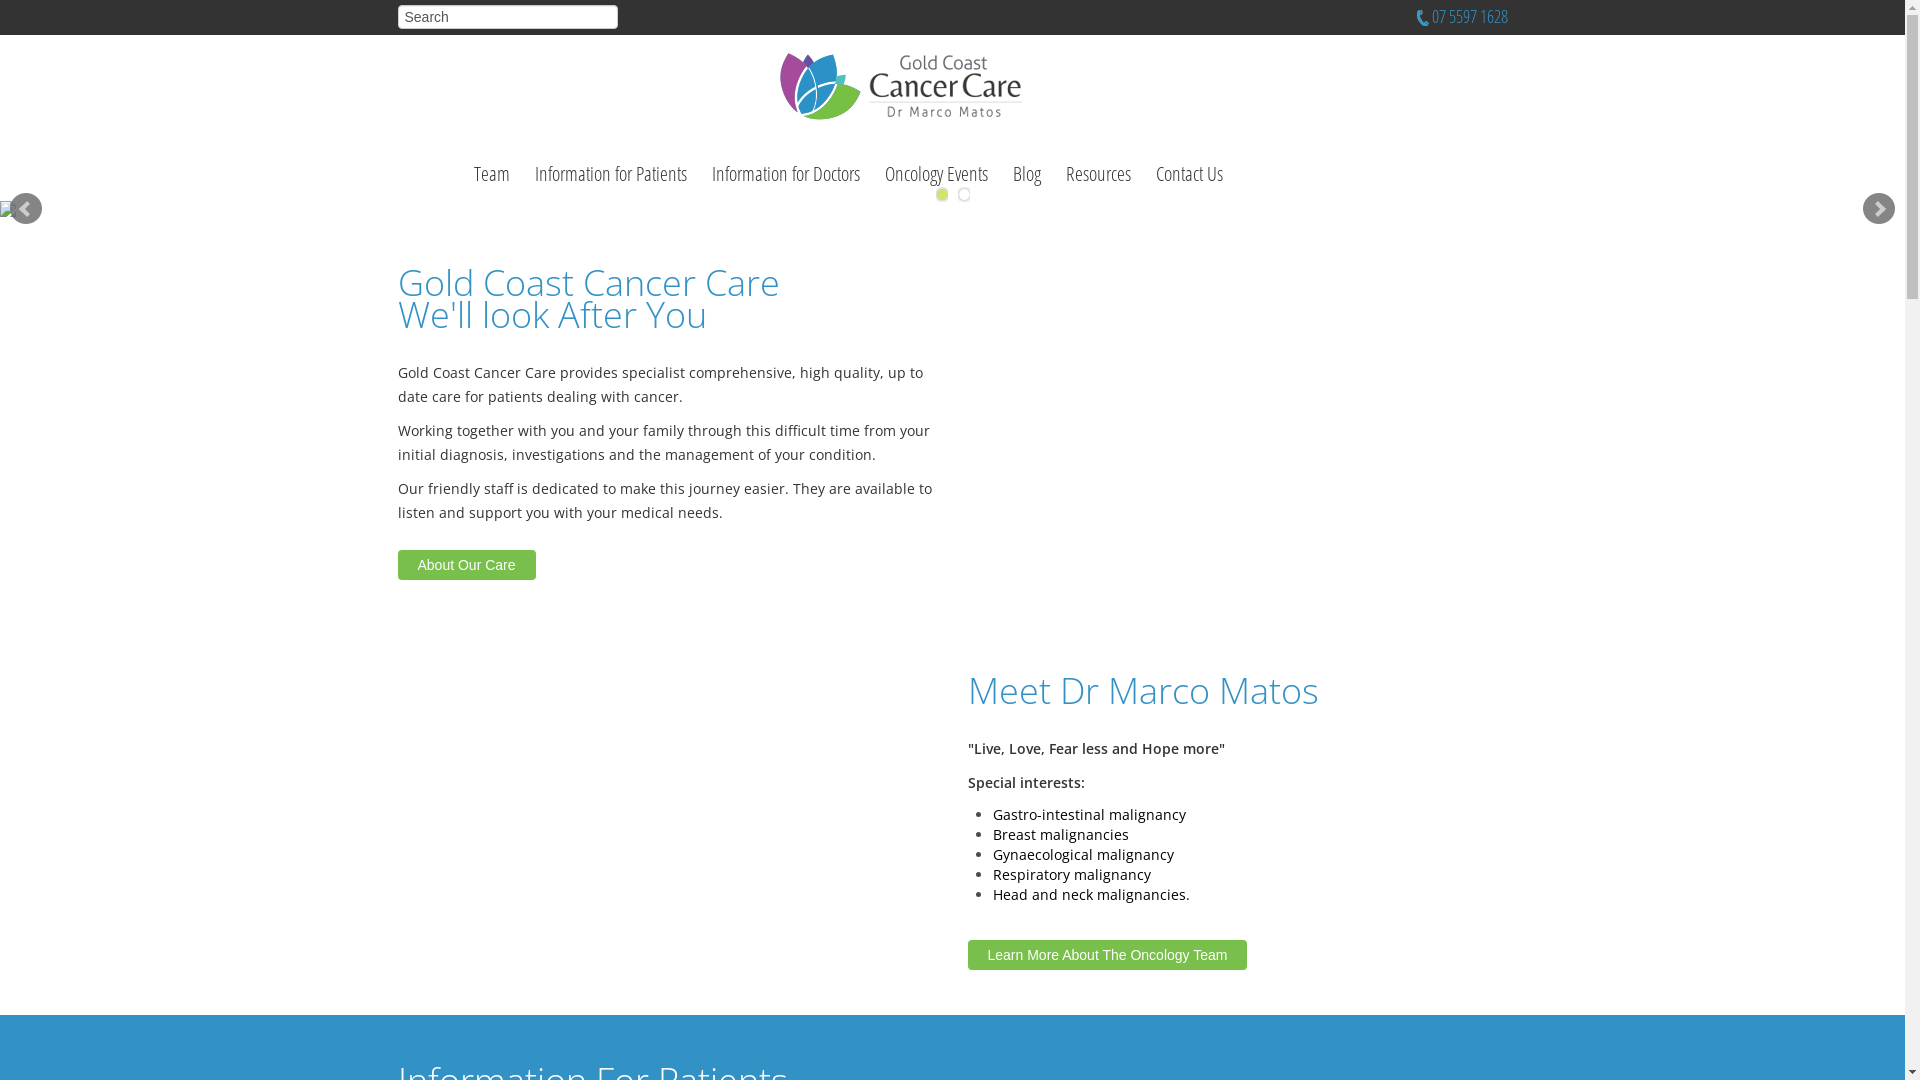 This screenshot has height=1080, width=1920. I want to click on 'About Our Care', so click(465, 563).